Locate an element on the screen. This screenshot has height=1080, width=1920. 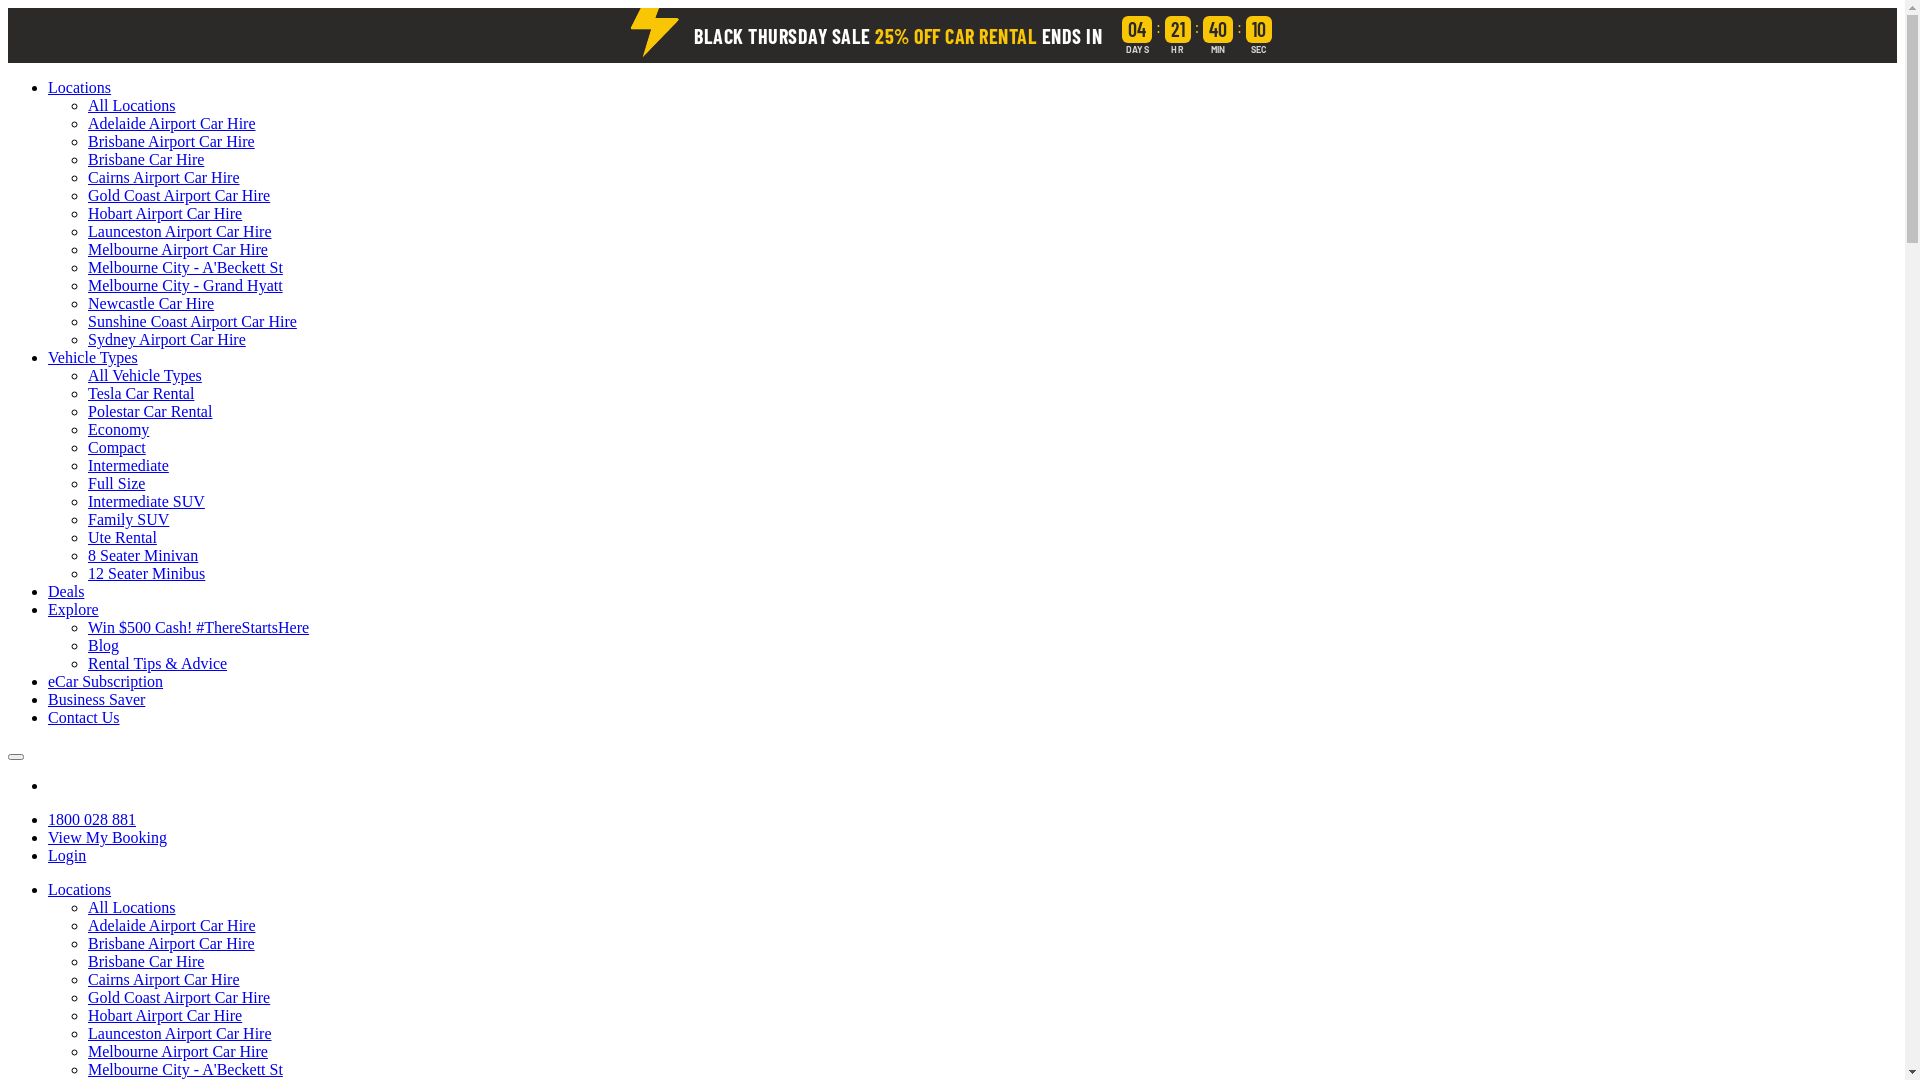
'Launceston Airport Car Hire' is located at coordinates (180, 230).